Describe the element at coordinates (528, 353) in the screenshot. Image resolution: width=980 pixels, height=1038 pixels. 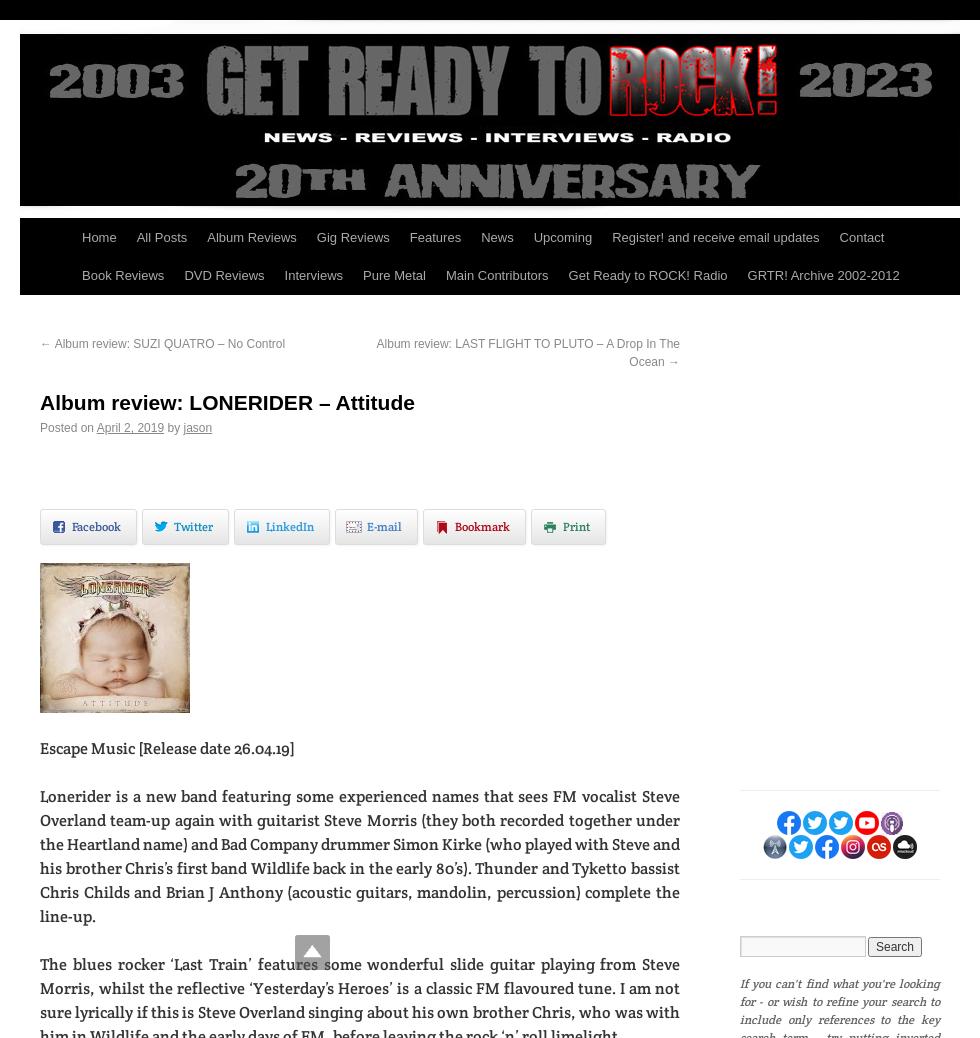
I see `'Album review: LAST FLIGHT TO PLUTO – A Drop In The Ocean'` at that location.